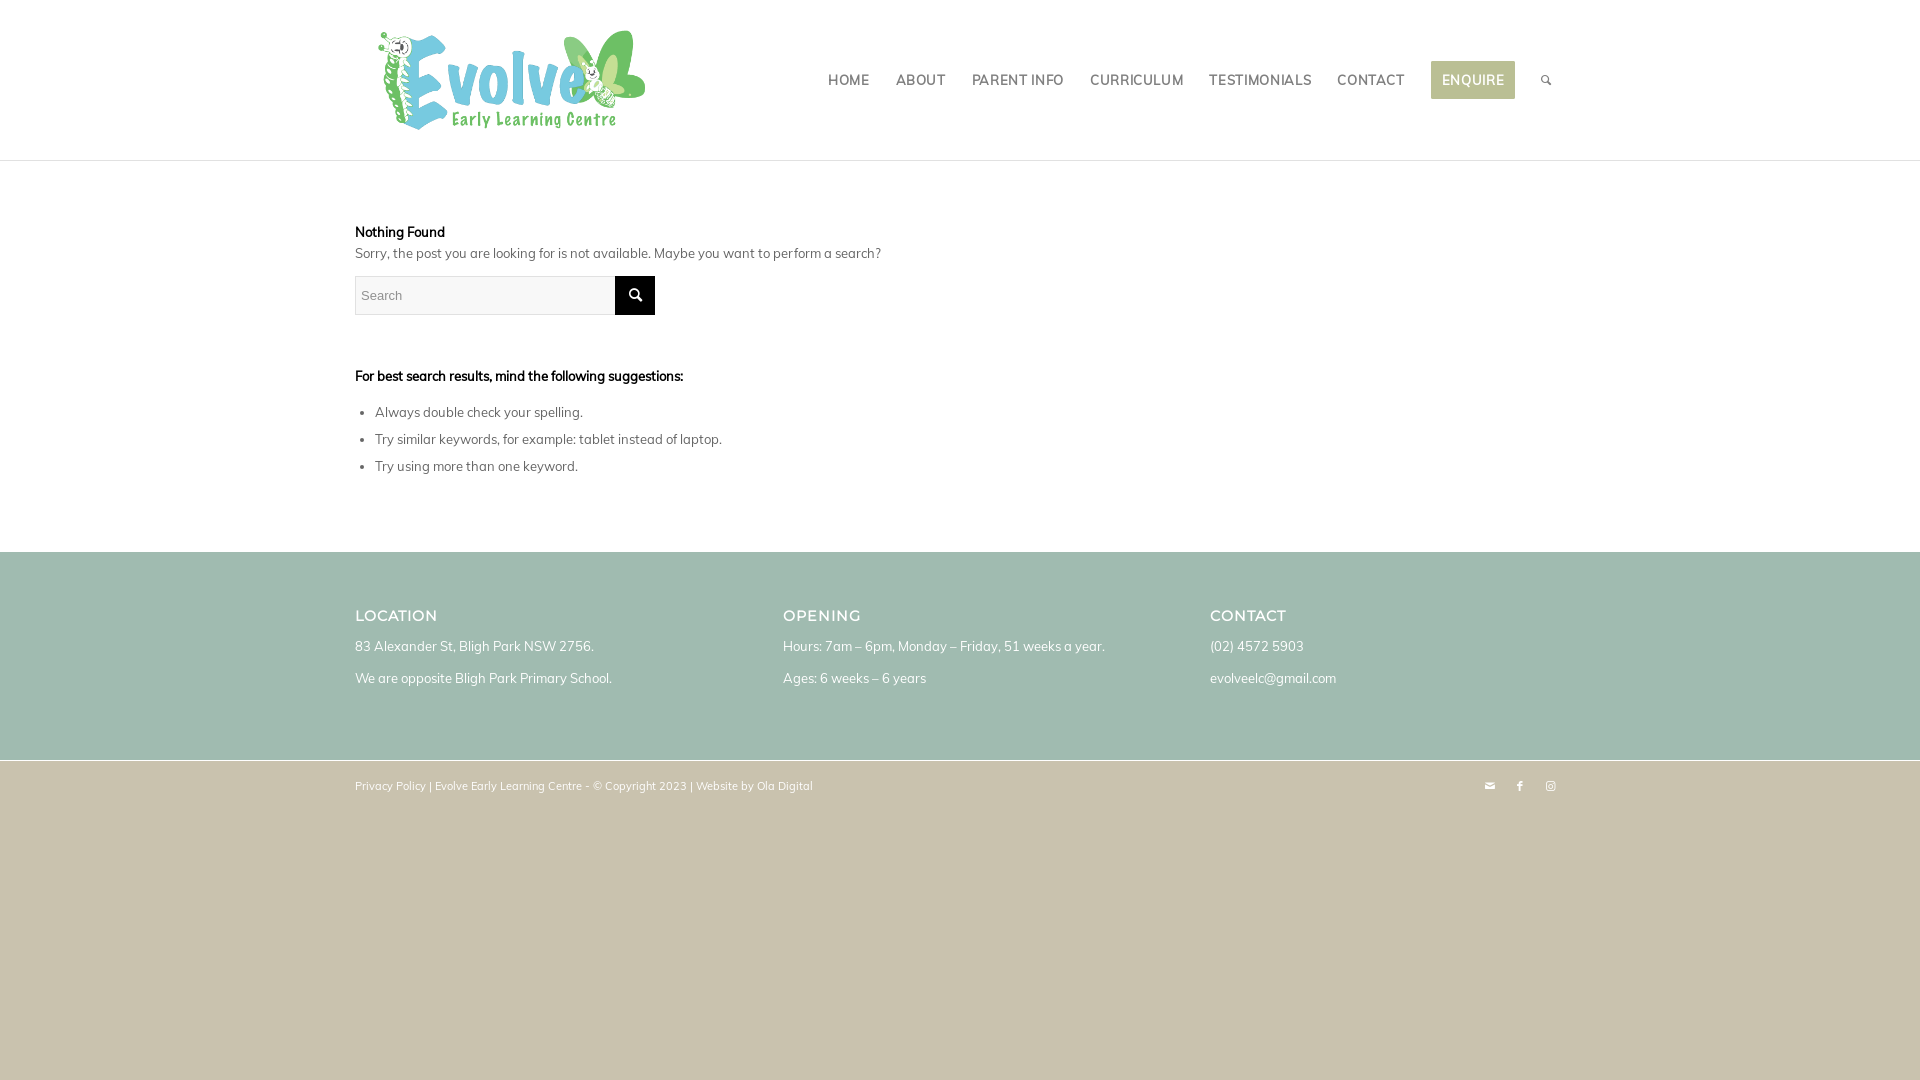 Image resolution: width=1920 pixels, height=1080 pixels. What do you see at coordinates (1520, 785) in the screenshot?
I see `'Facebook'` at bounding box center [1520, 785].